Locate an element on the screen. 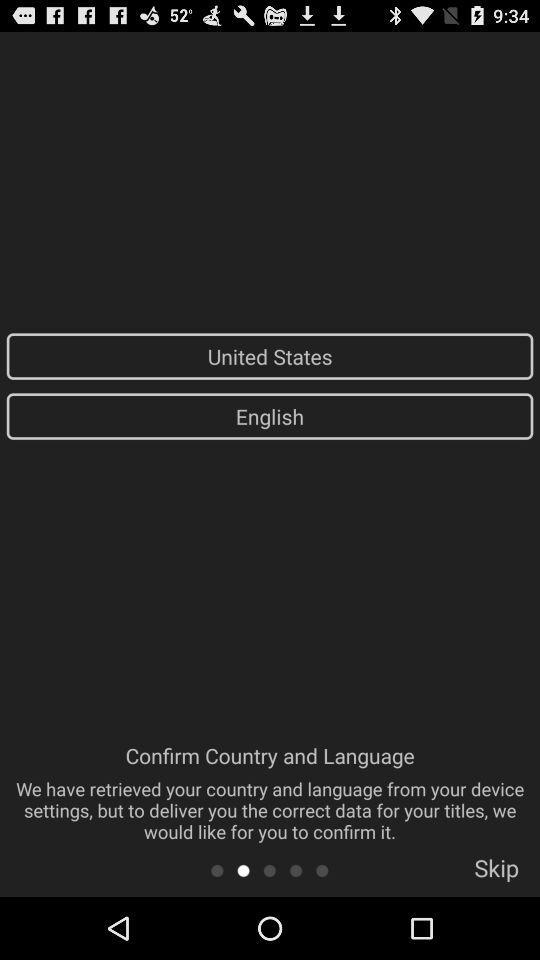 The image size is (540, 960). the icon below the confirm country and icon is located at coordinates (216, 869).